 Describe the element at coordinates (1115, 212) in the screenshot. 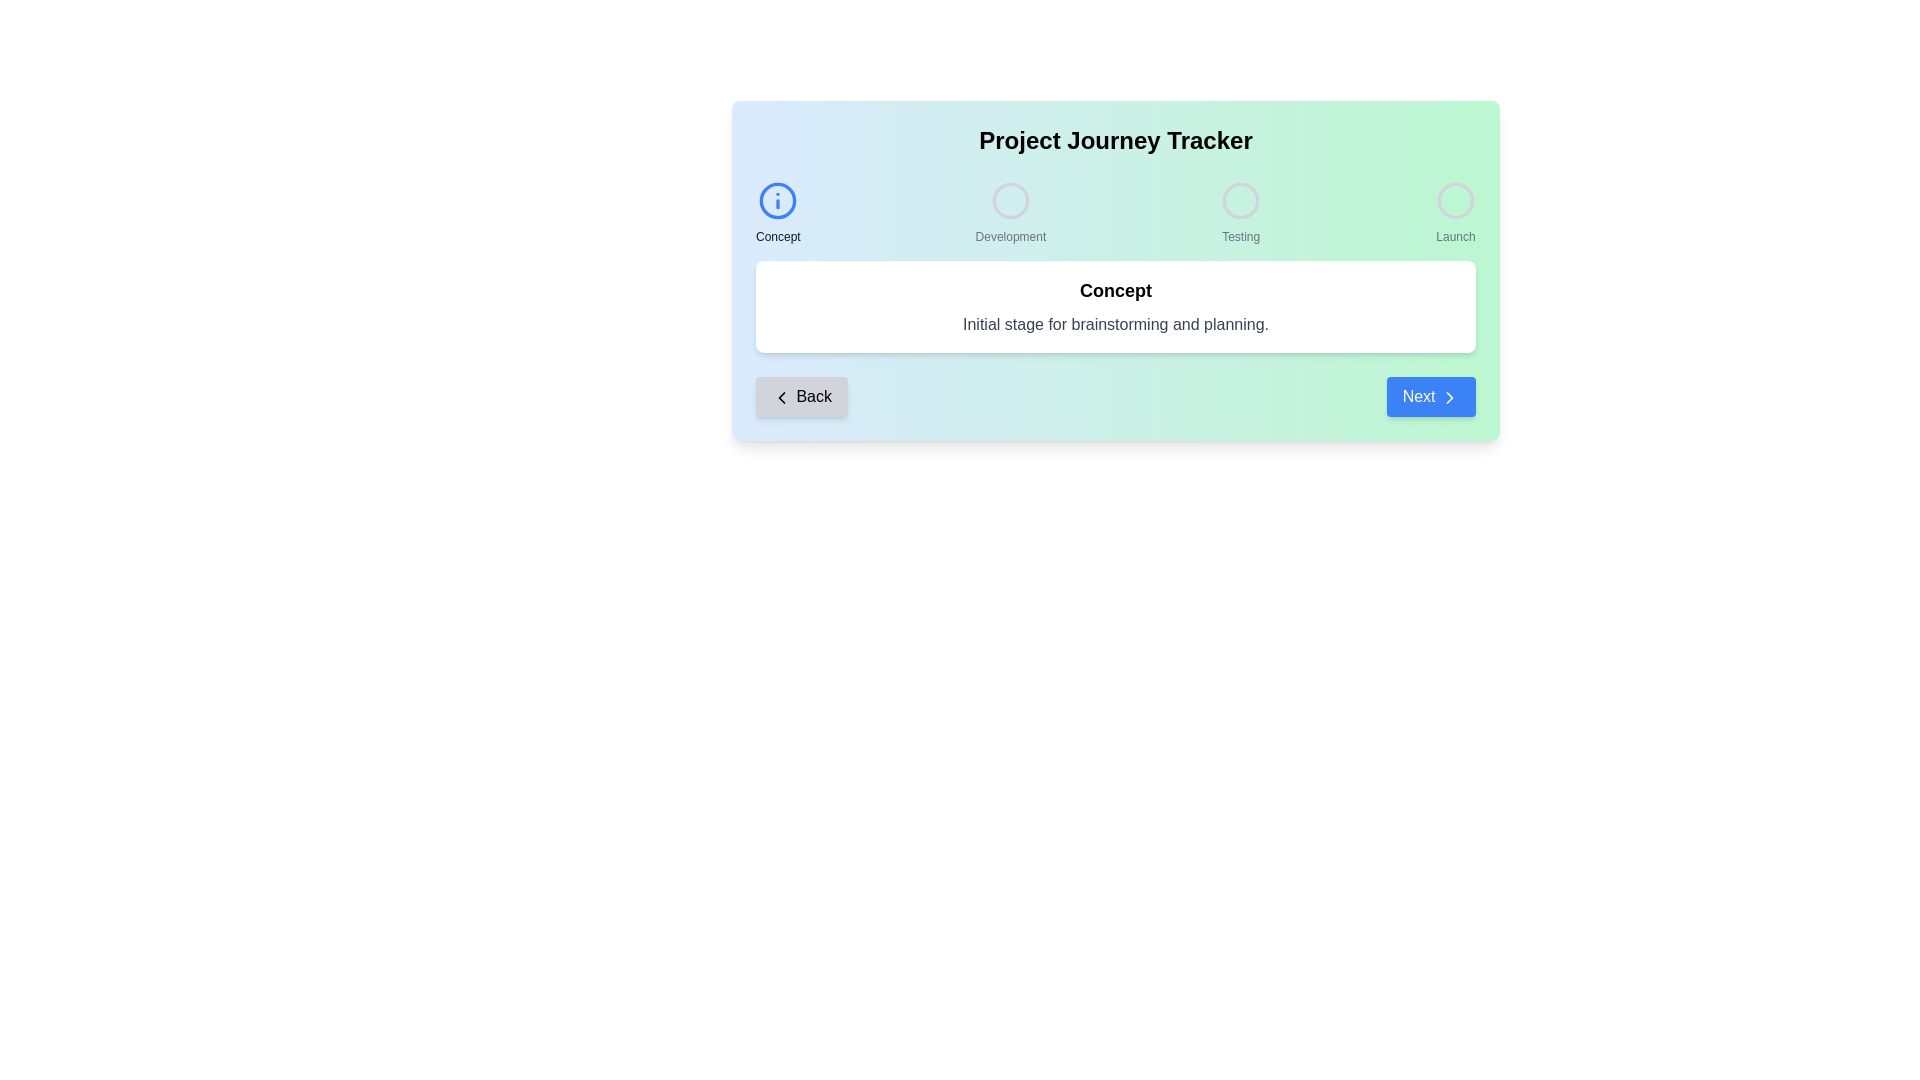

I see `labels of the Progress Indicator, which includes 'Concept', 'Development', 'Testing', and 'Launch' displayed with circular icons, located in the 'Project Journey Tracker' panel` at that location.